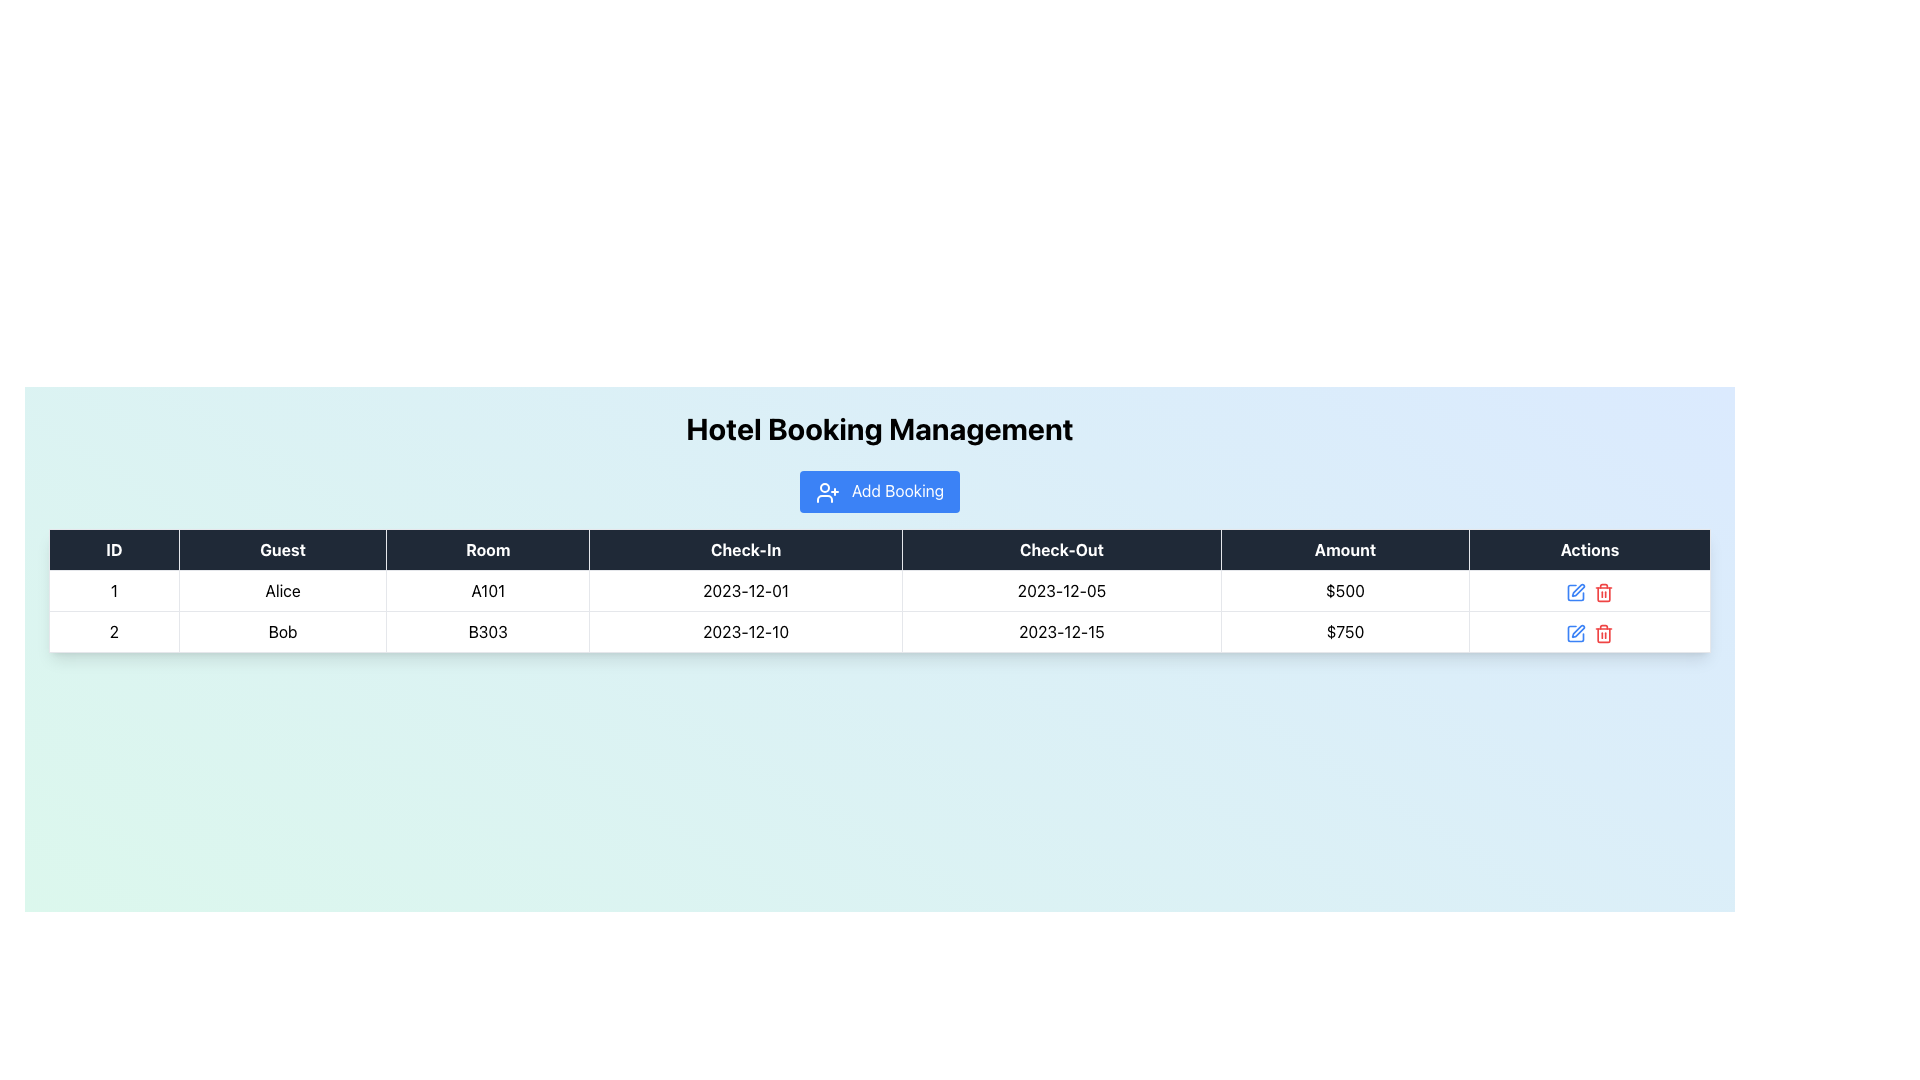  Describe the element at coordinates (488, 589) in the screenshot. I see `the text label in the 'Room' column of the first row in the hotel booking table, which identifies the room` at that location.